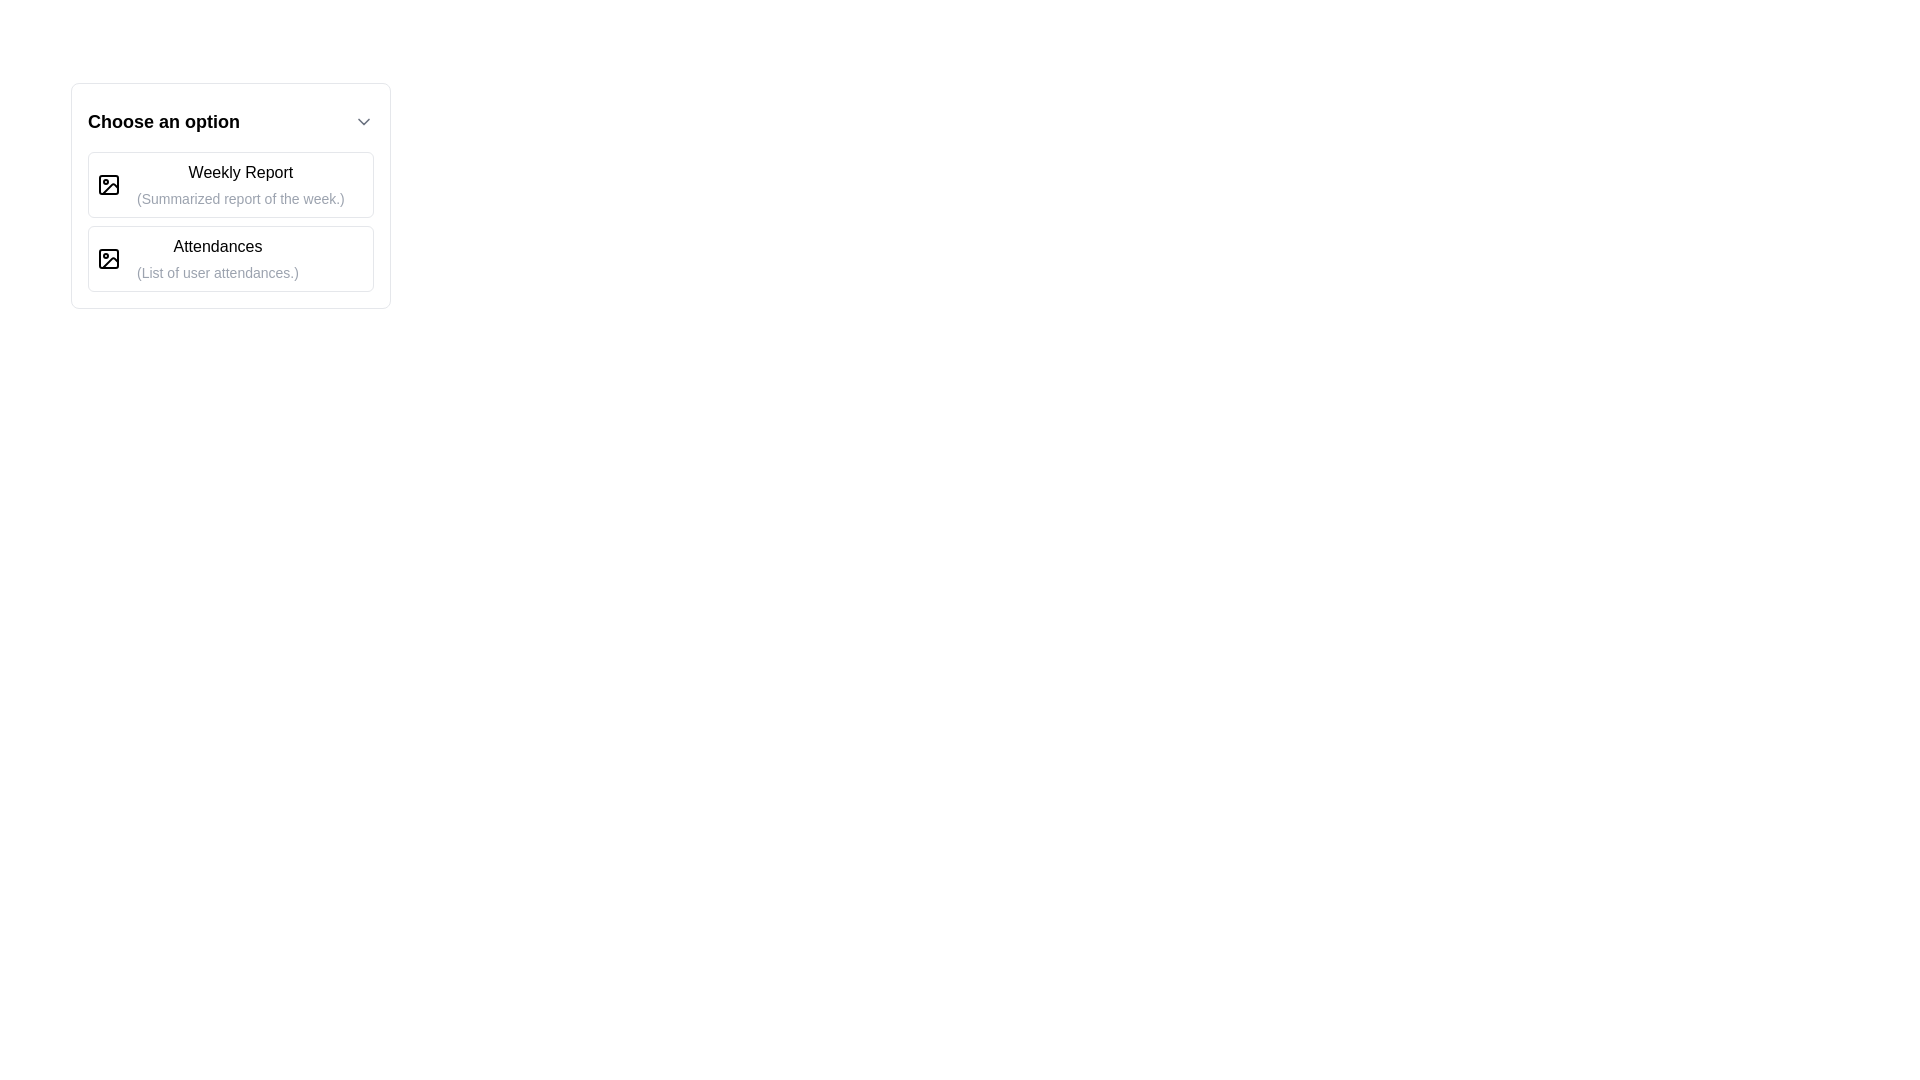  I want to click on 'Weekly Report' text label which consists of two lines: the first line is 'Weekly Report' in bold, large font, and the second line is '(Summarized report of the week.)' in smaller, lighter font, centrally aligned in the left-center of the page, so click(240, 185).